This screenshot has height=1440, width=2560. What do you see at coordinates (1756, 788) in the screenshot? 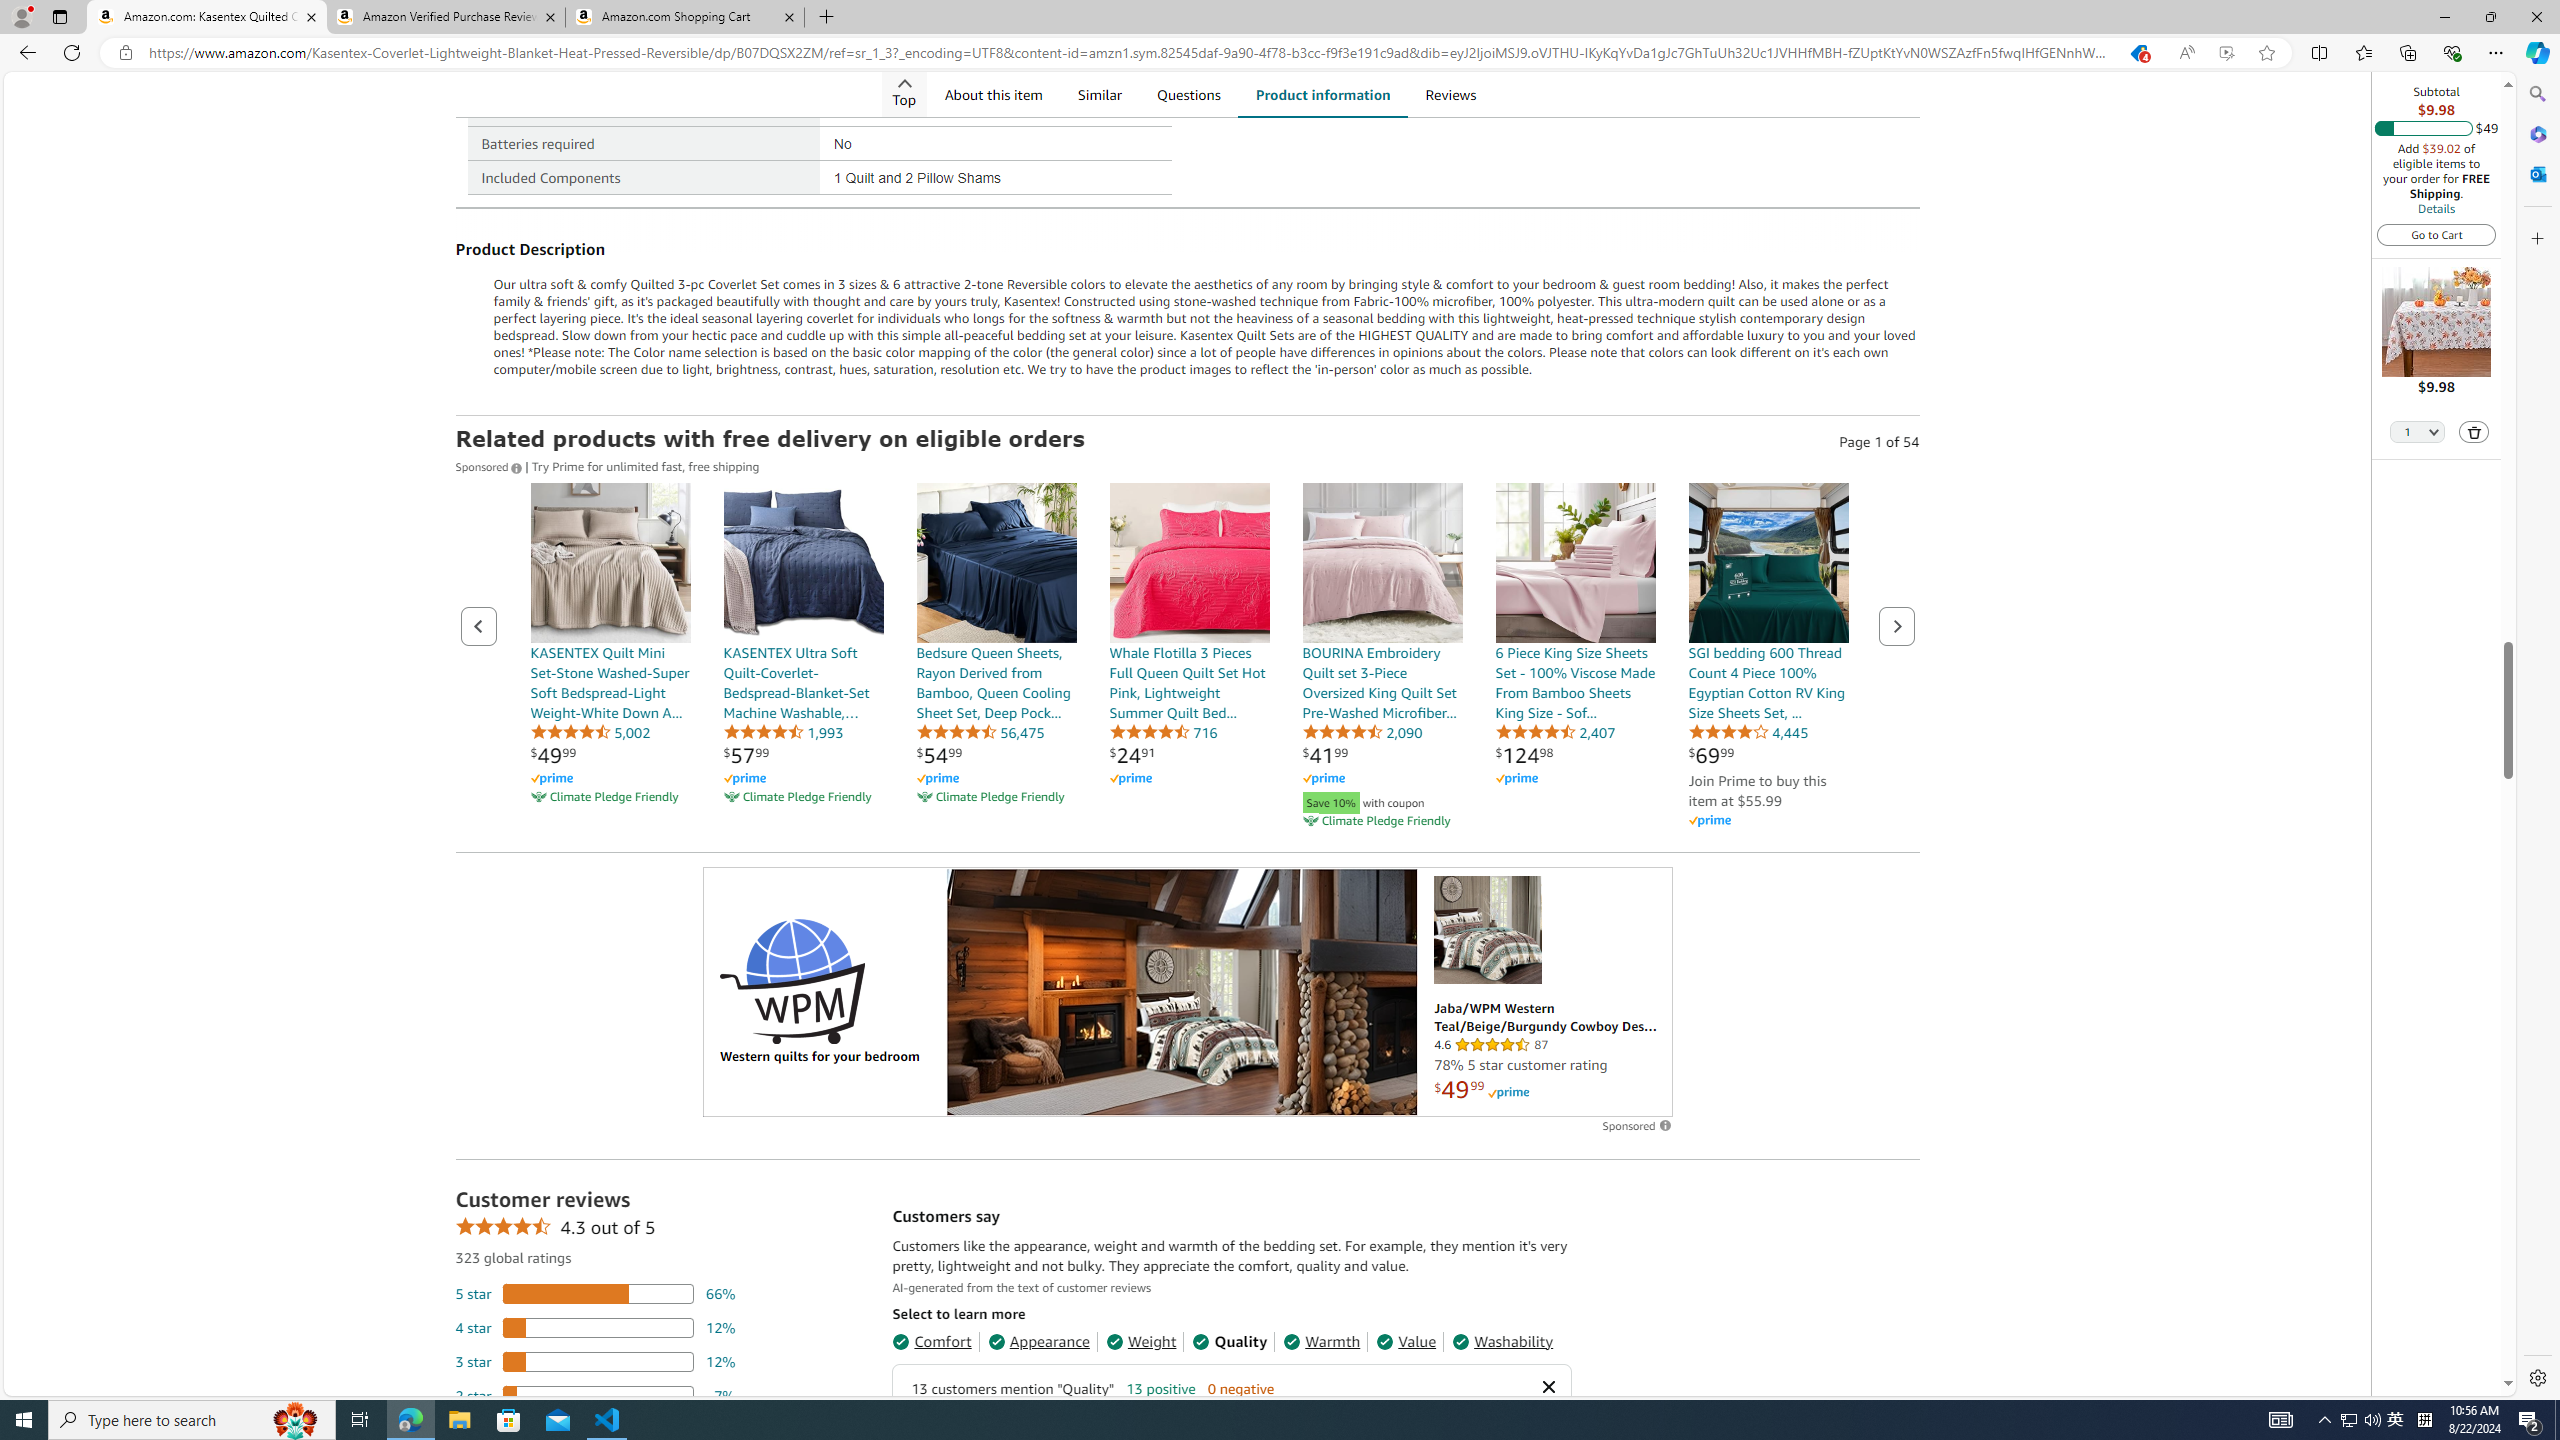
I see `'Join Prime to buy this item at $55.99'` at bounding box center [1756, 788].